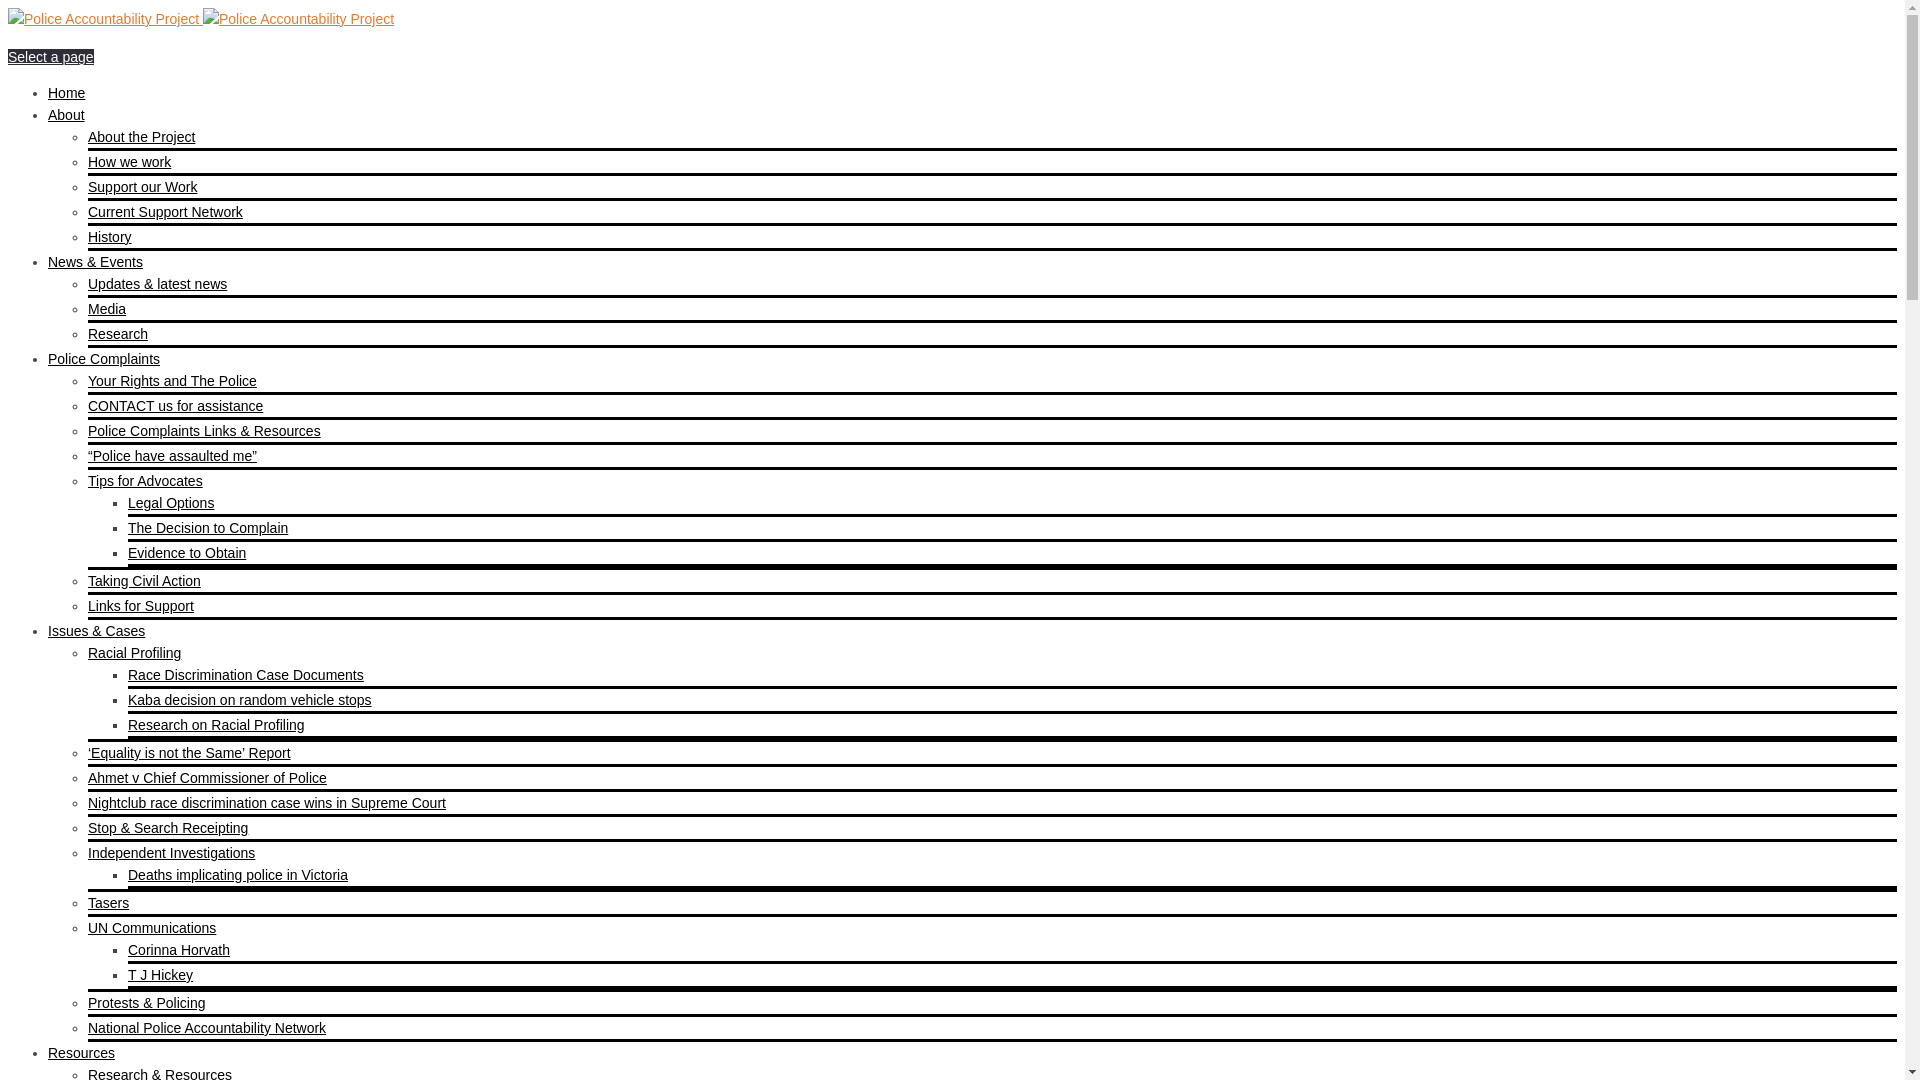 This screenshot has width=1920, height=1080. Describe the element at coordinates (156, 284) in the screenshot. I see `'Updates & latest news'` at that location.